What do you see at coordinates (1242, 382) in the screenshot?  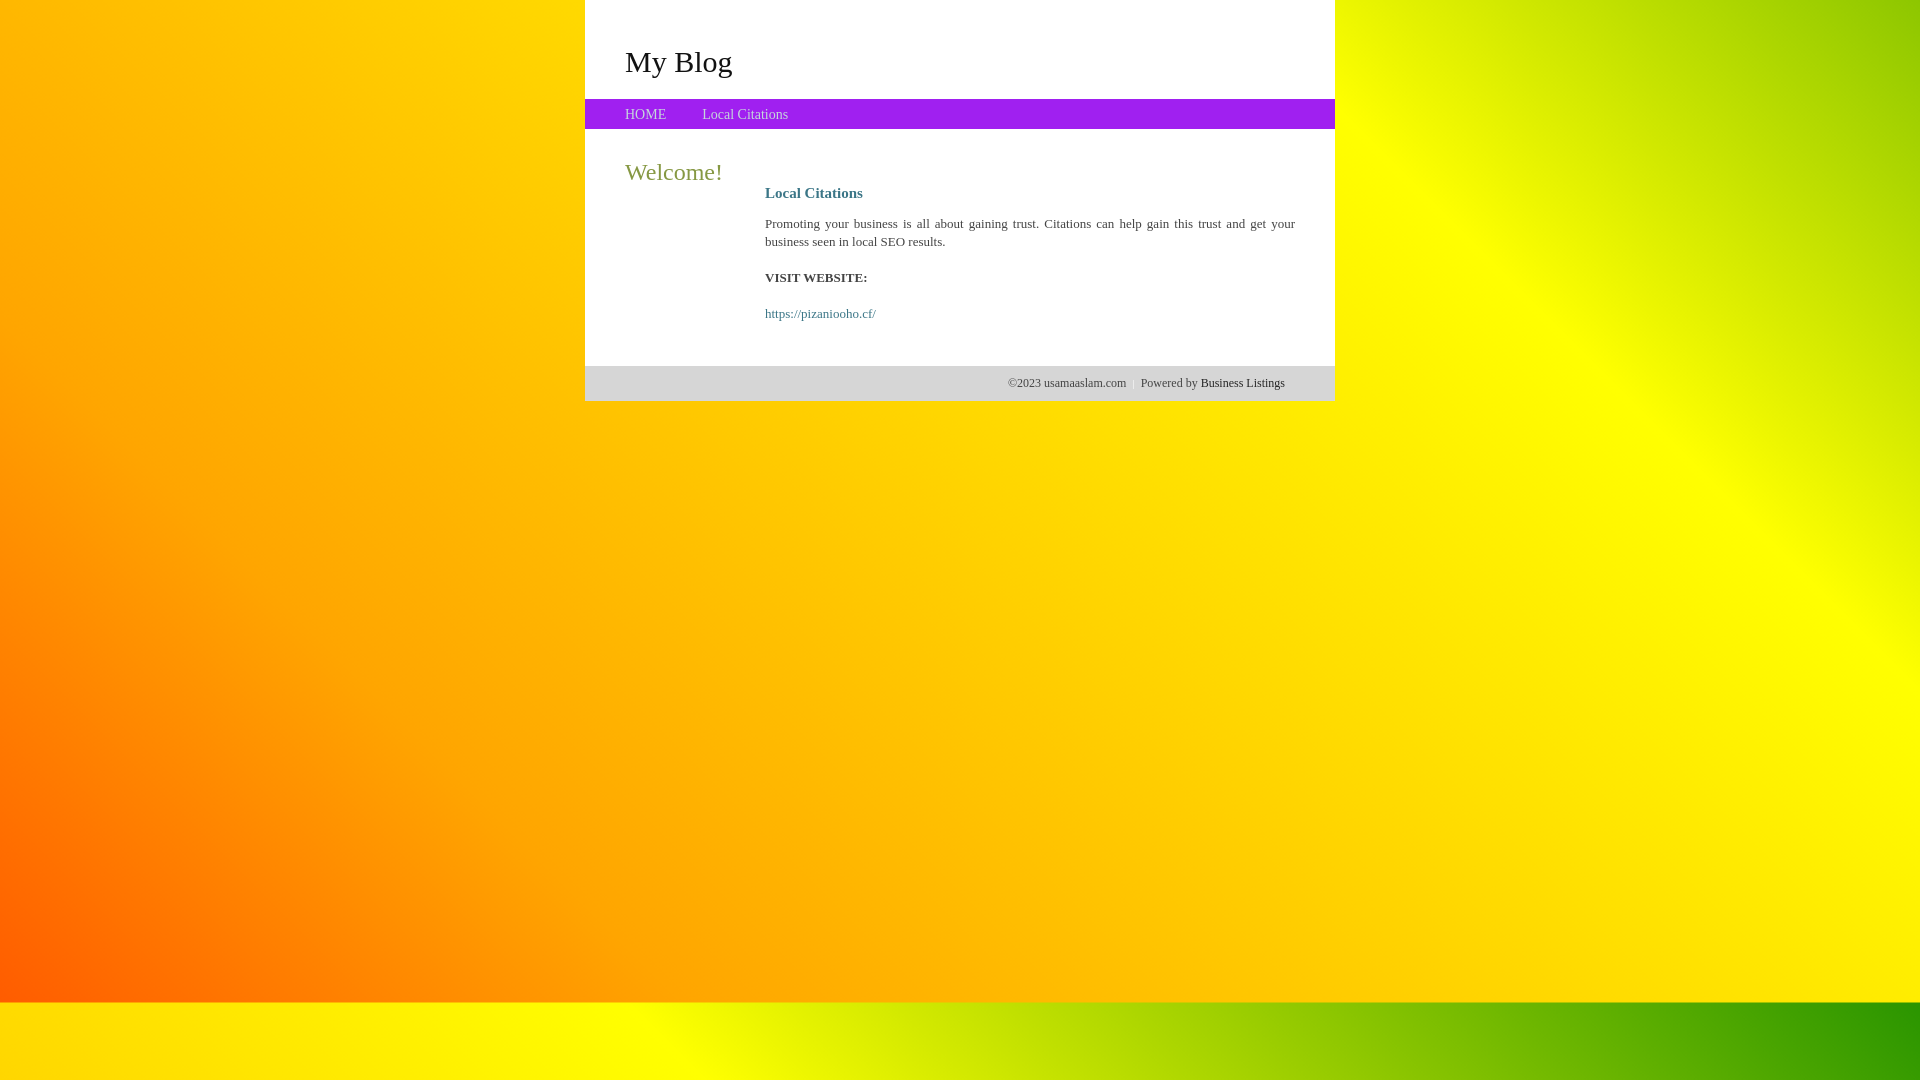 I see `'Business Listings'` at bounding box center [1242, 382].